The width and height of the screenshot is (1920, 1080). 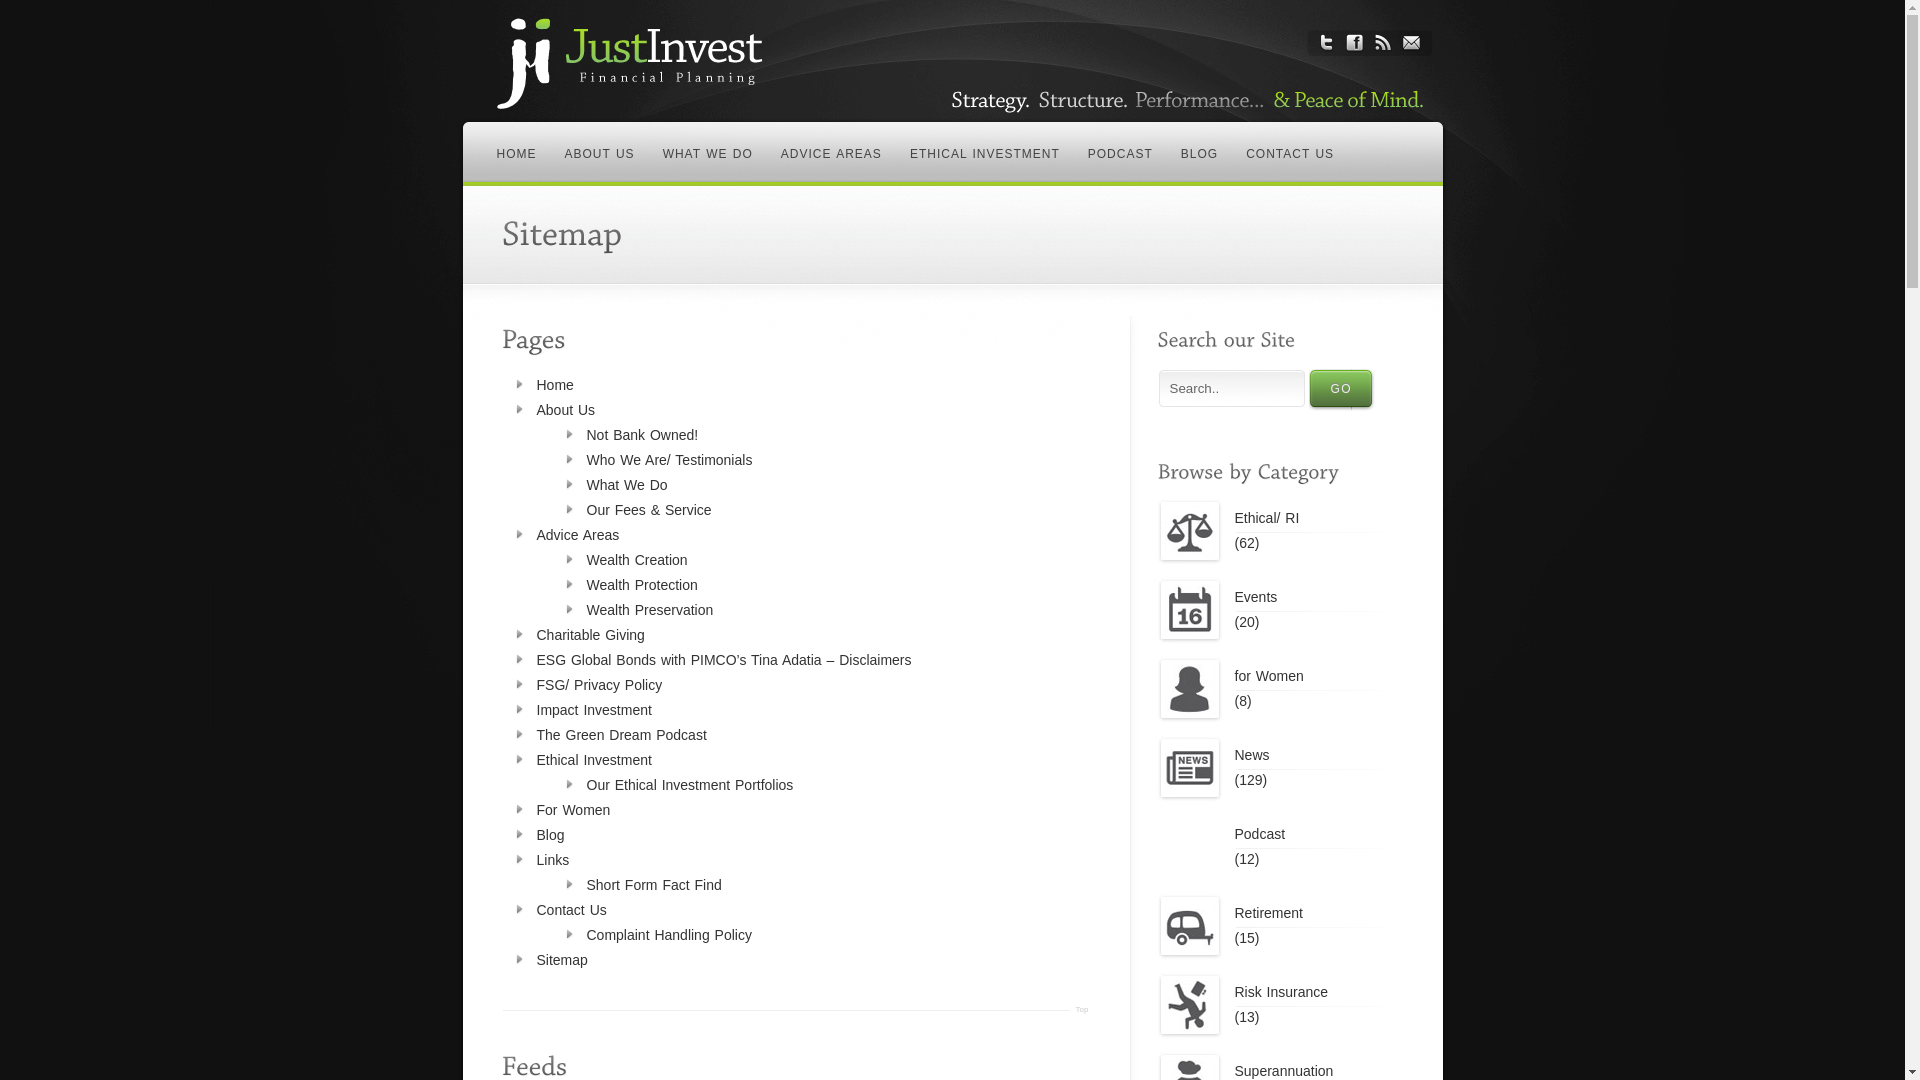 What do you see at coordinates (1232, 675) in the screenshot?
I see `'for Women'` at bounding box center [1232, 675].